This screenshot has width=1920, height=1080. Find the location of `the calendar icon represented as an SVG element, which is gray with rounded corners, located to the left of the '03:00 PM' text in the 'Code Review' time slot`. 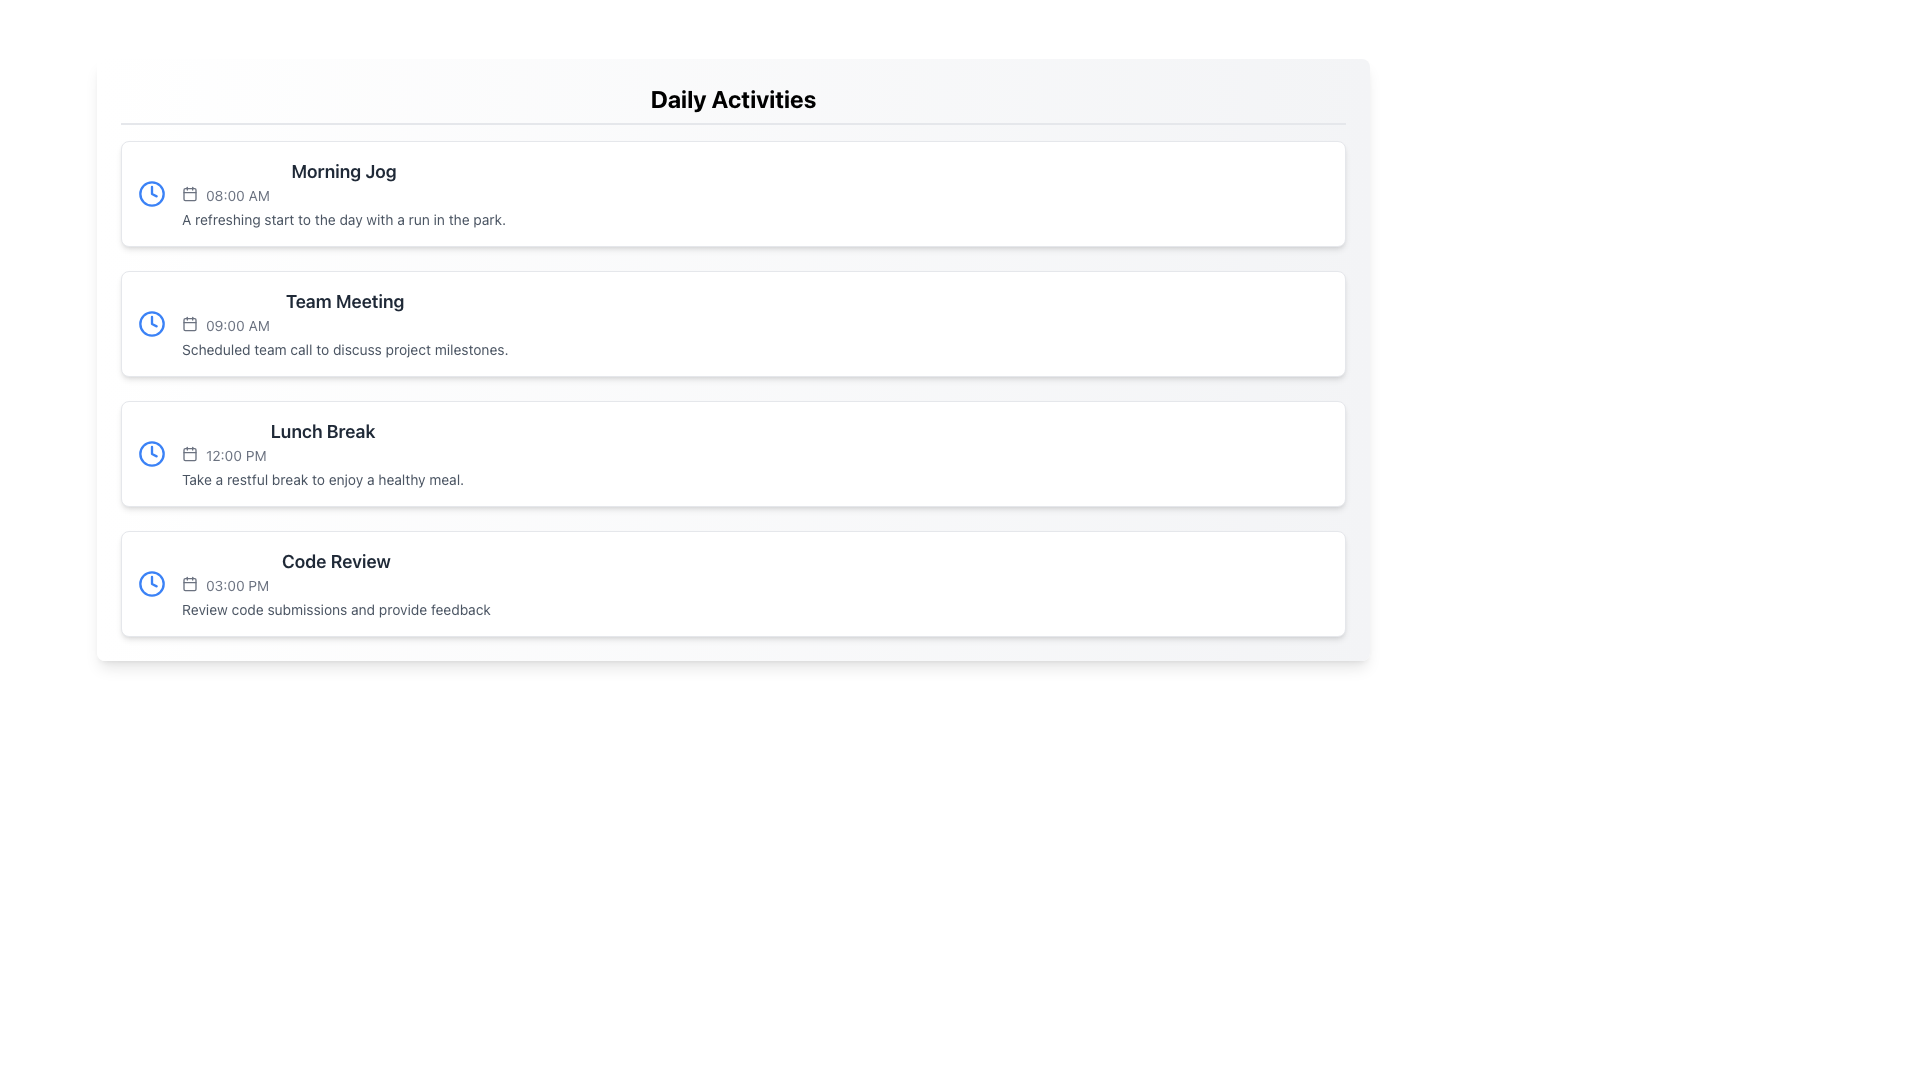

the calendar icon represented as an SVG element, which is gray with rounded corners, located to the left of the '03:00 PM' text in the 'Code Review' time slot is located at coordinates (190, 583).